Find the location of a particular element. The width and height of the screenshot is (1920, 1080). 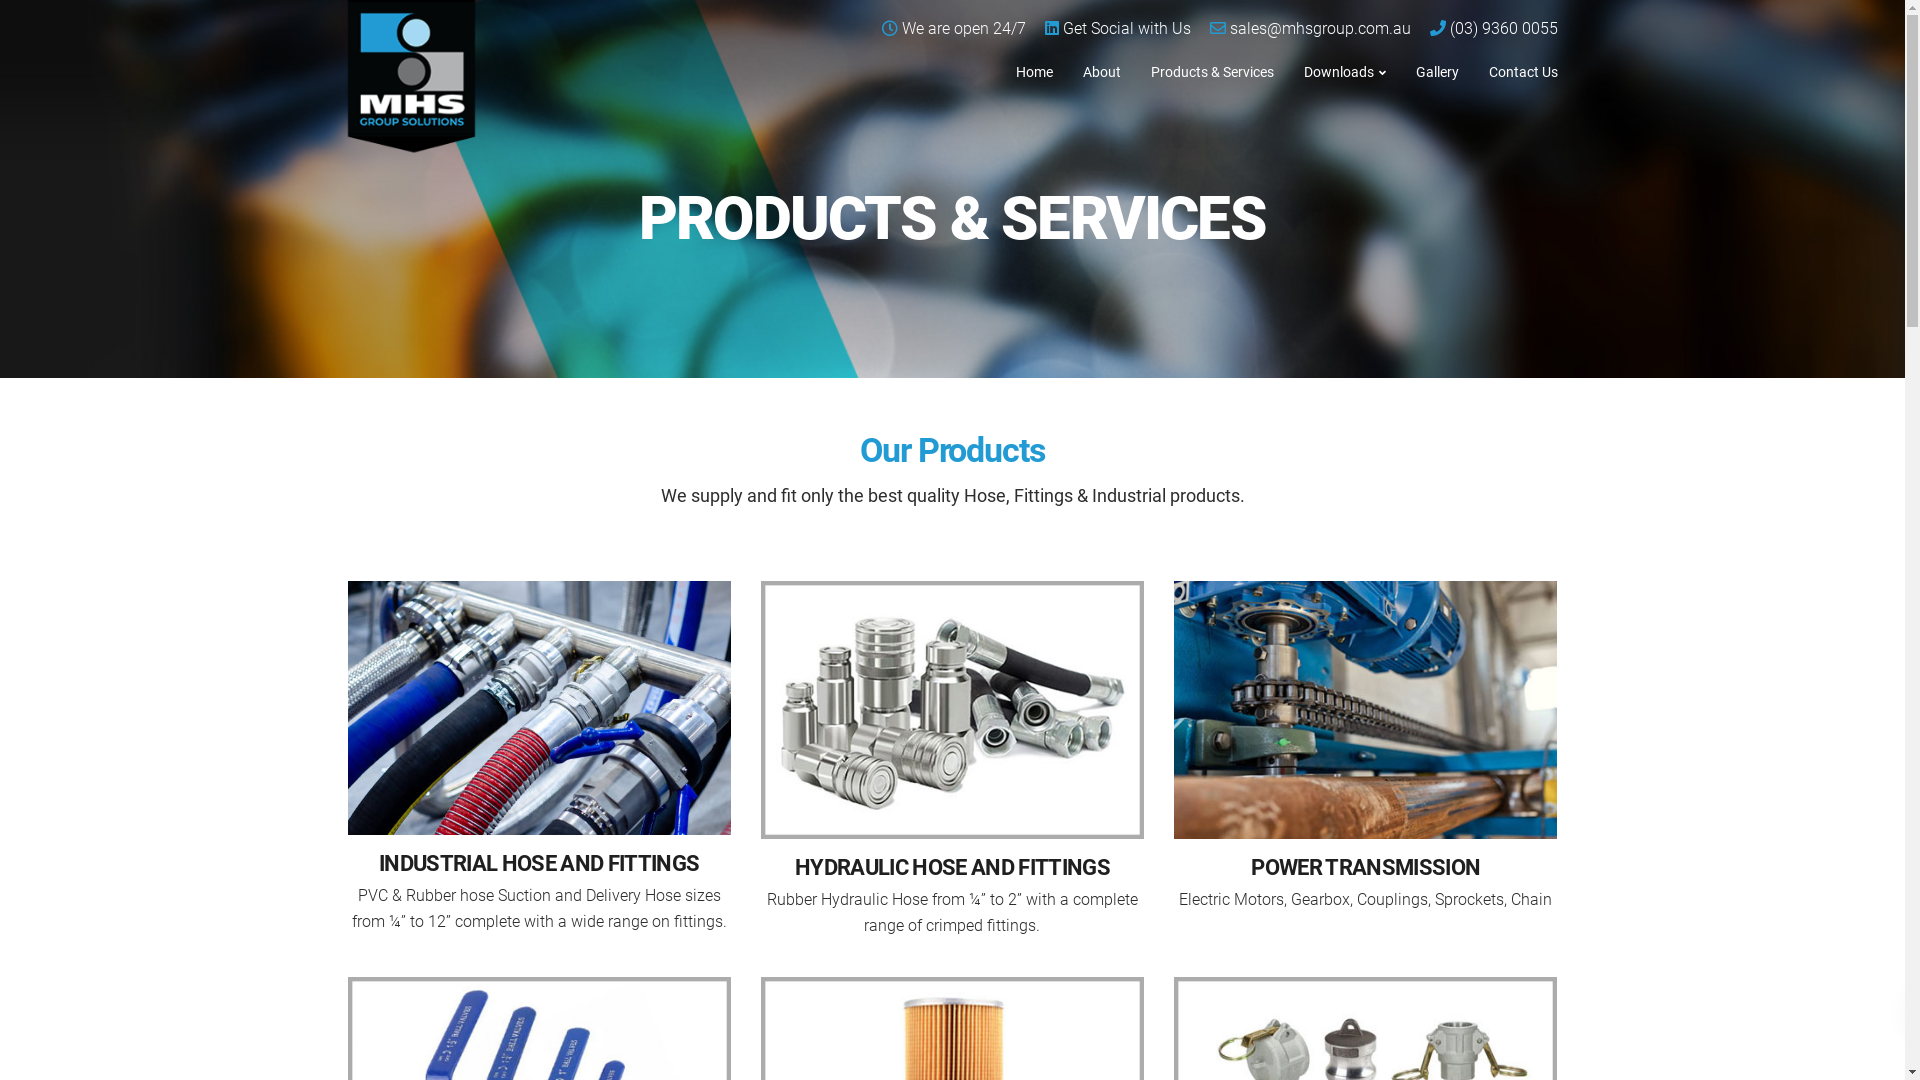

'About' is located at coordinates (1101, 69).